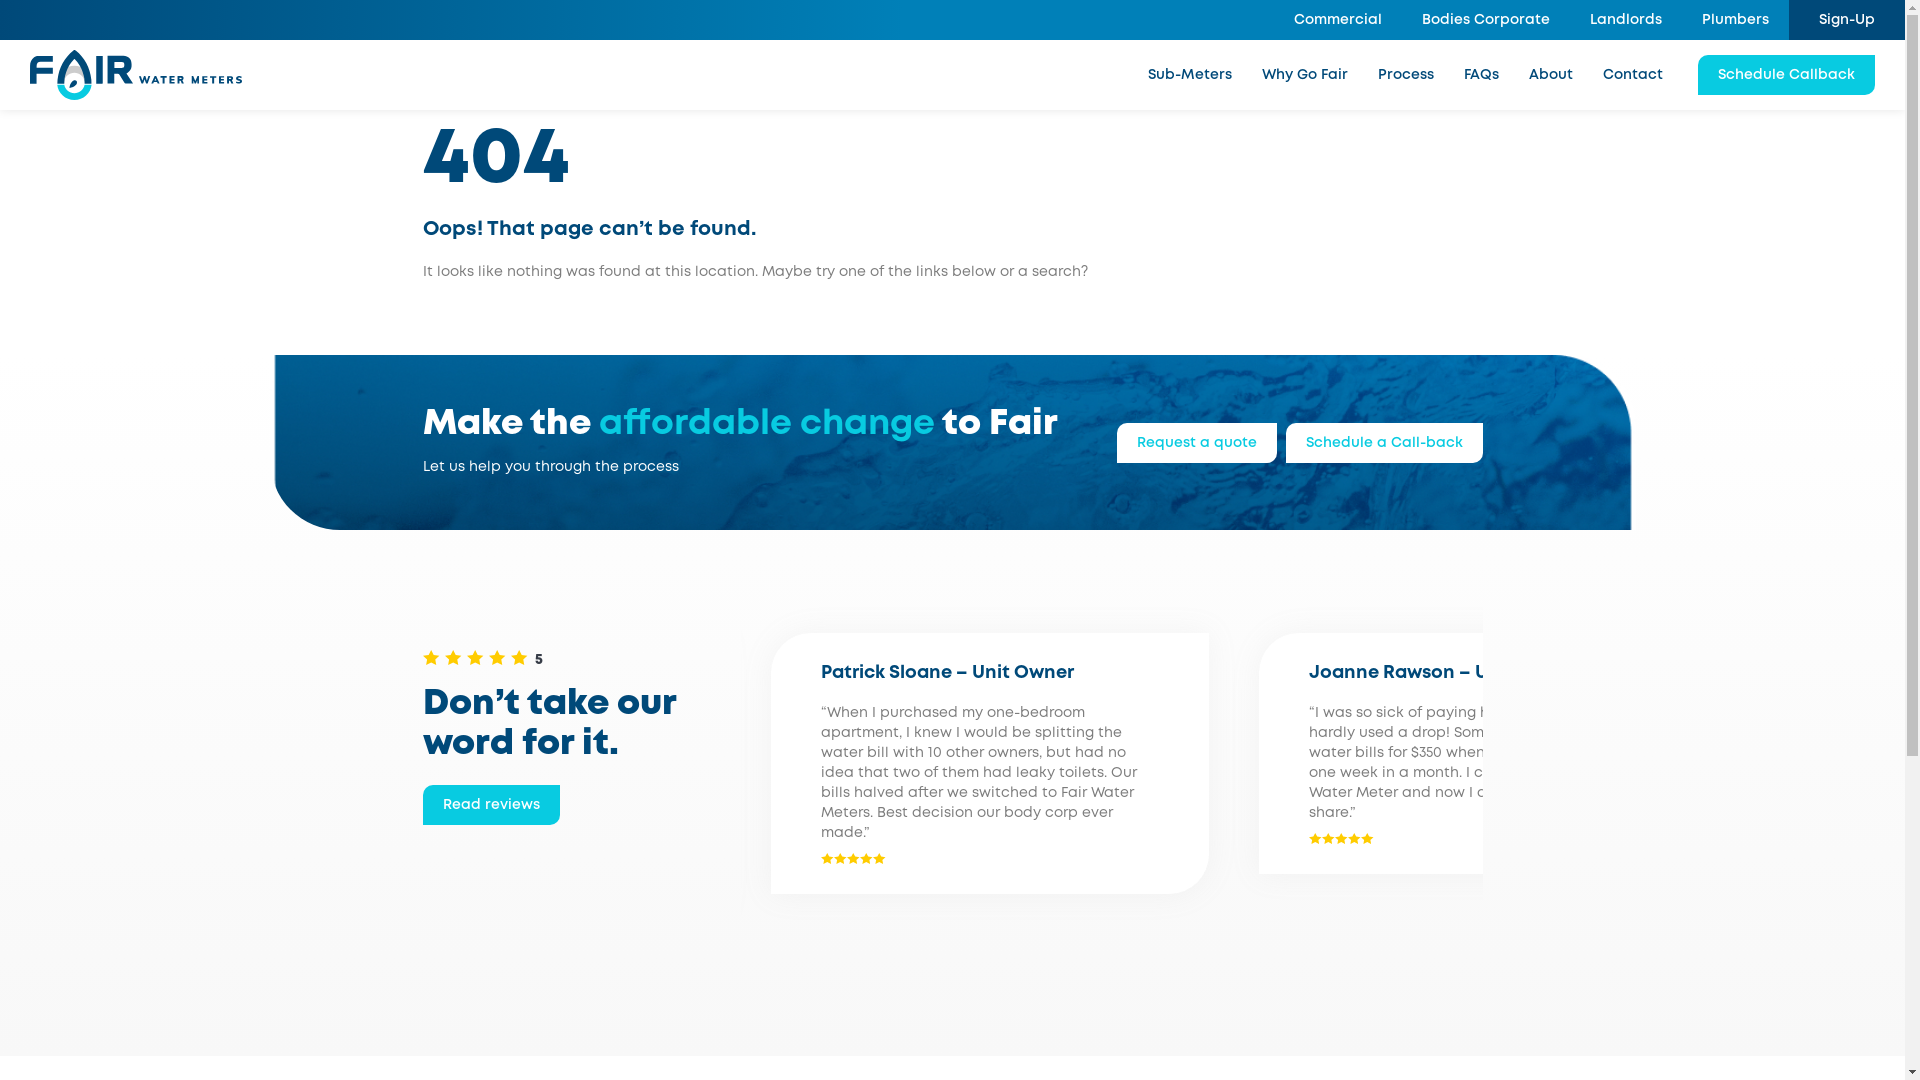 The image size is (1920, 1080). I want to click on 'Bodies Corporate', so click(1486, 19).